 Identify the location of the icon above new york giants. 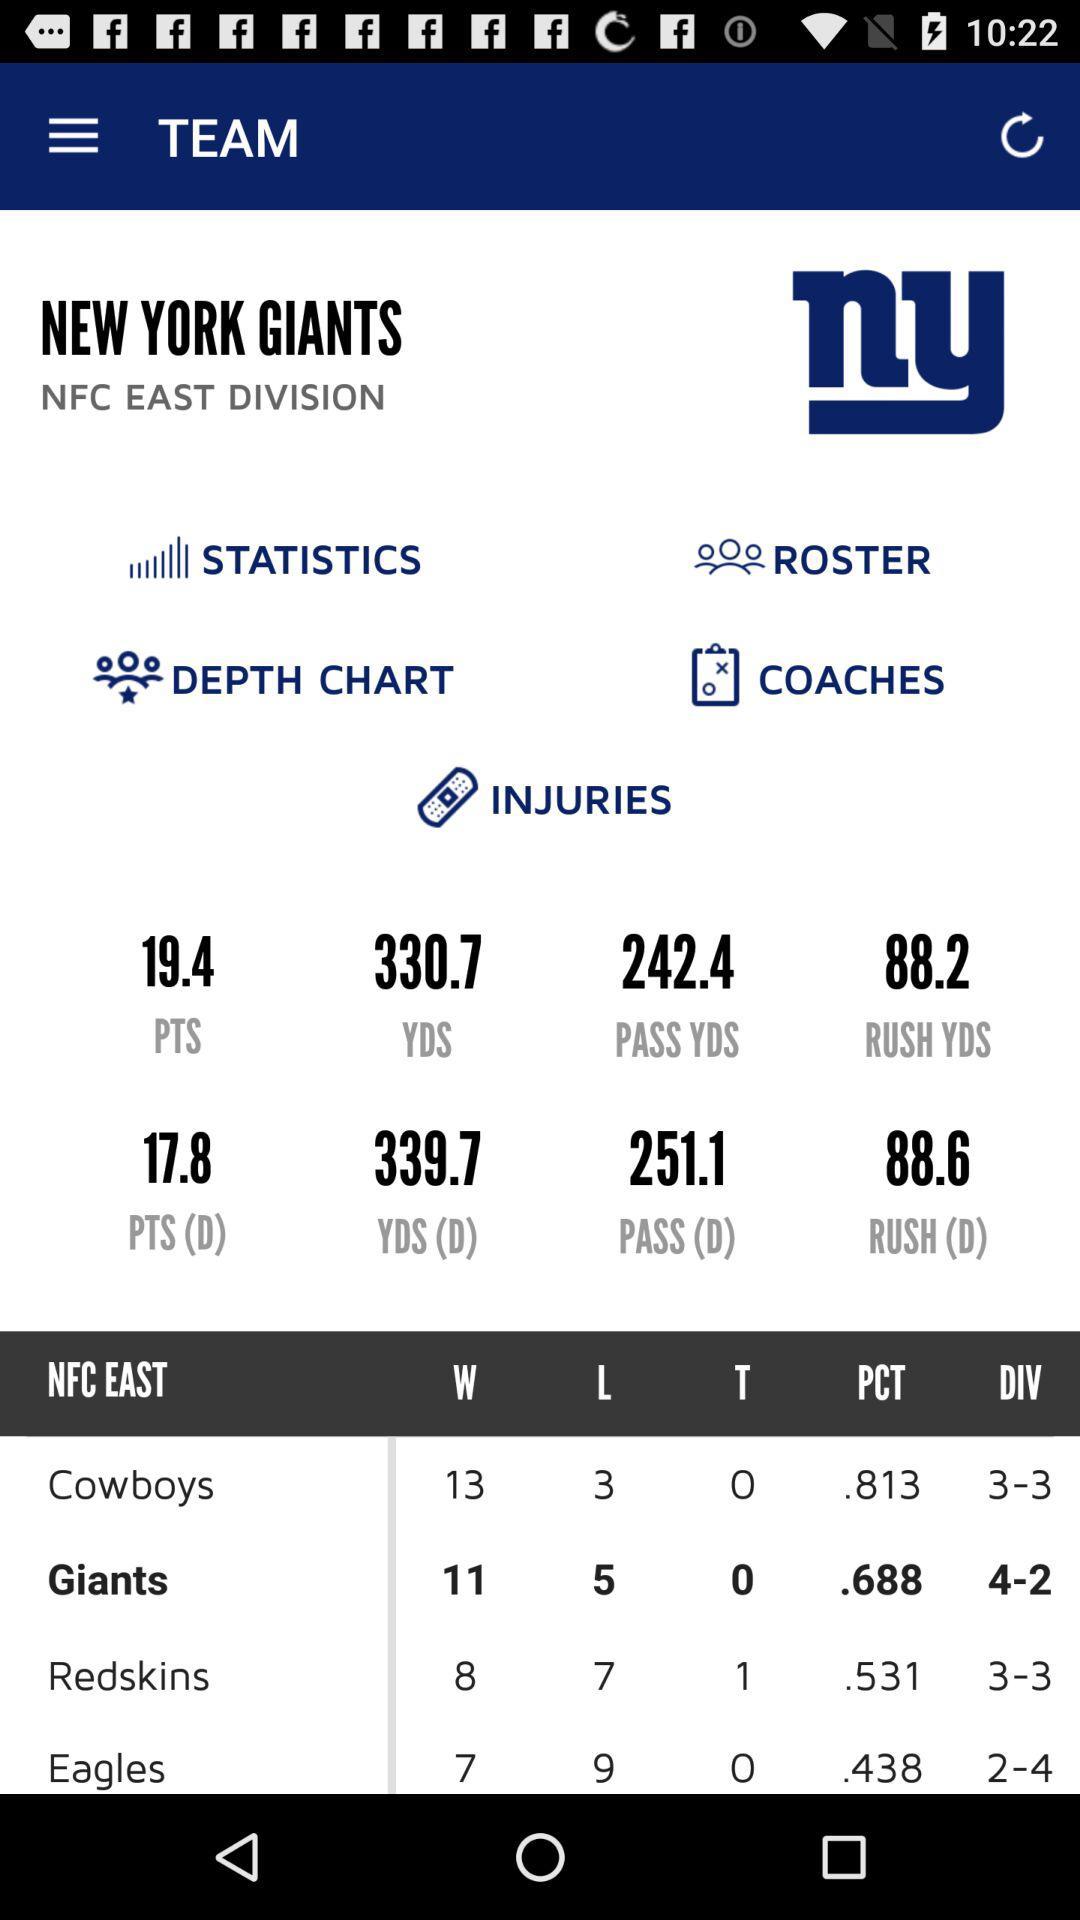
(72, 135).